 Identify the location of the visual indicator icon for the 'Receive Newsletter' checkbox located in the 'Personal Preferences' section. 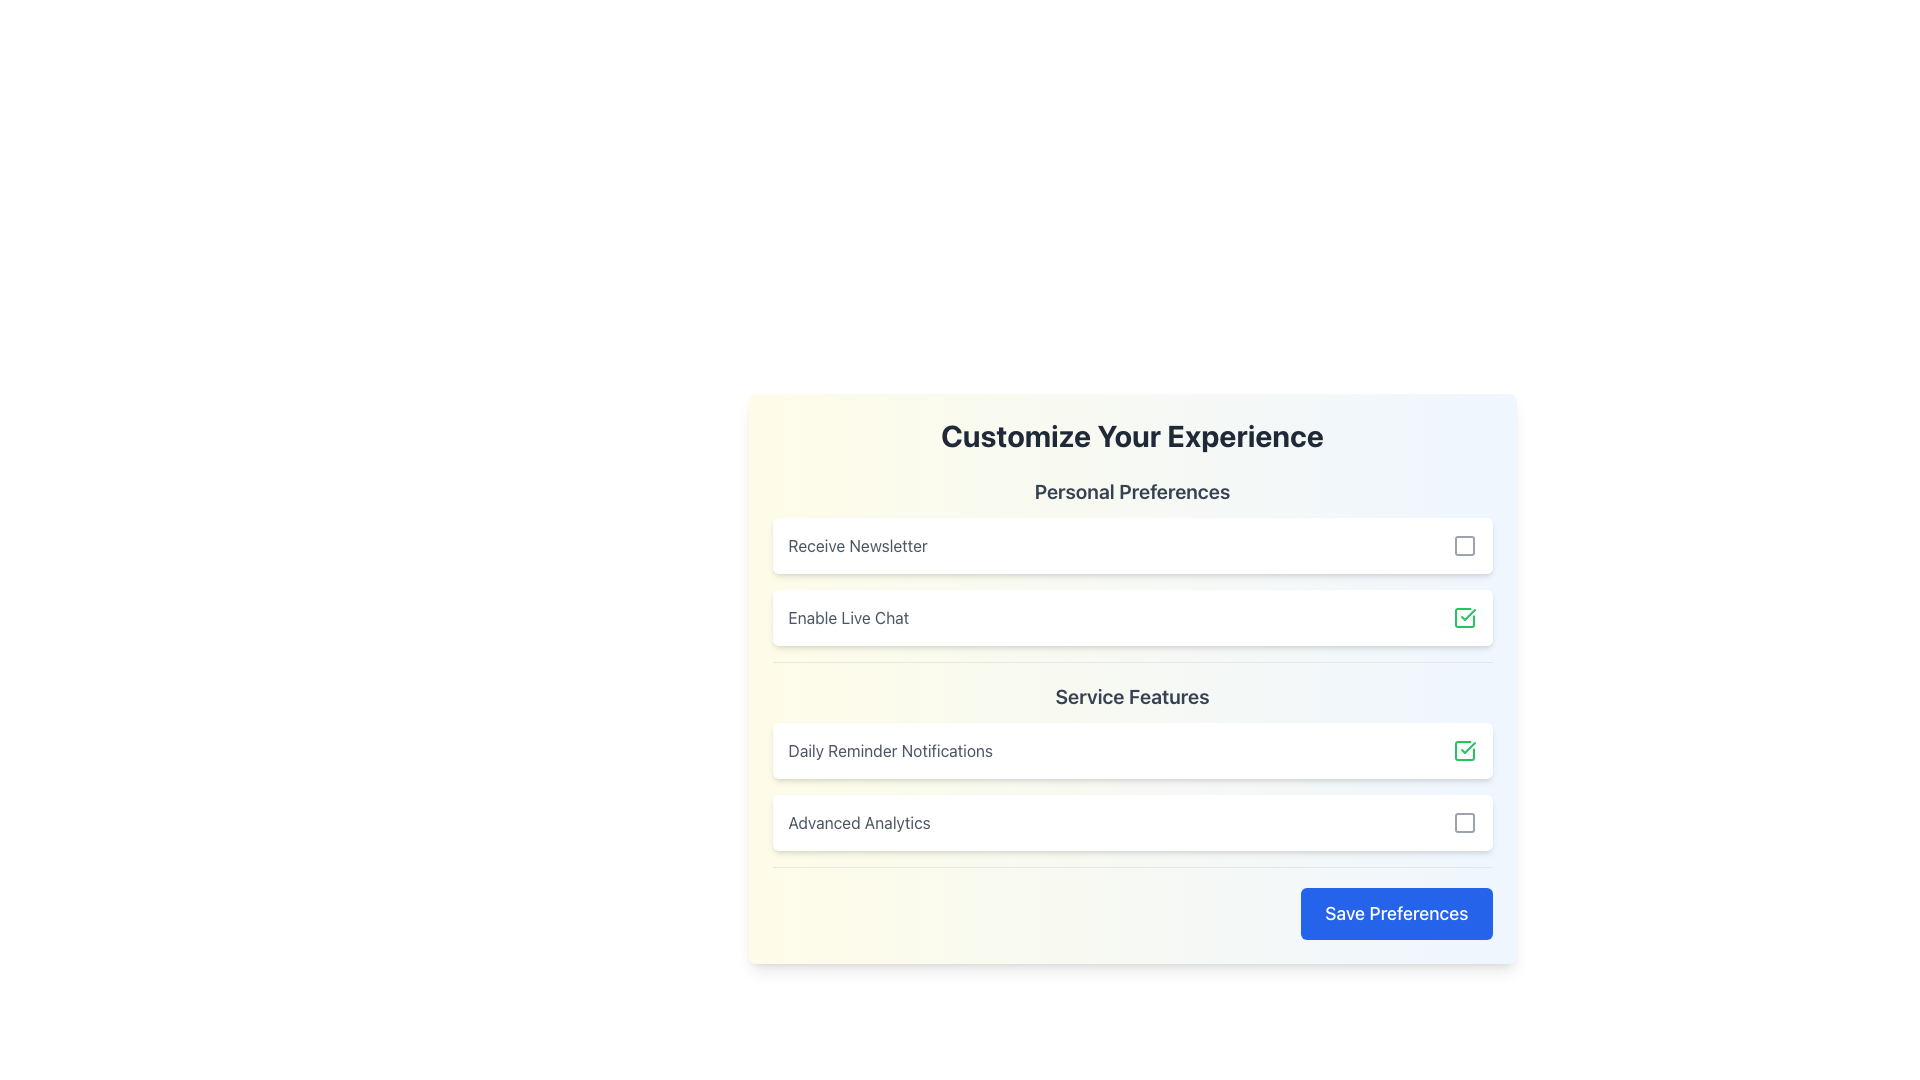
(1464, 546).